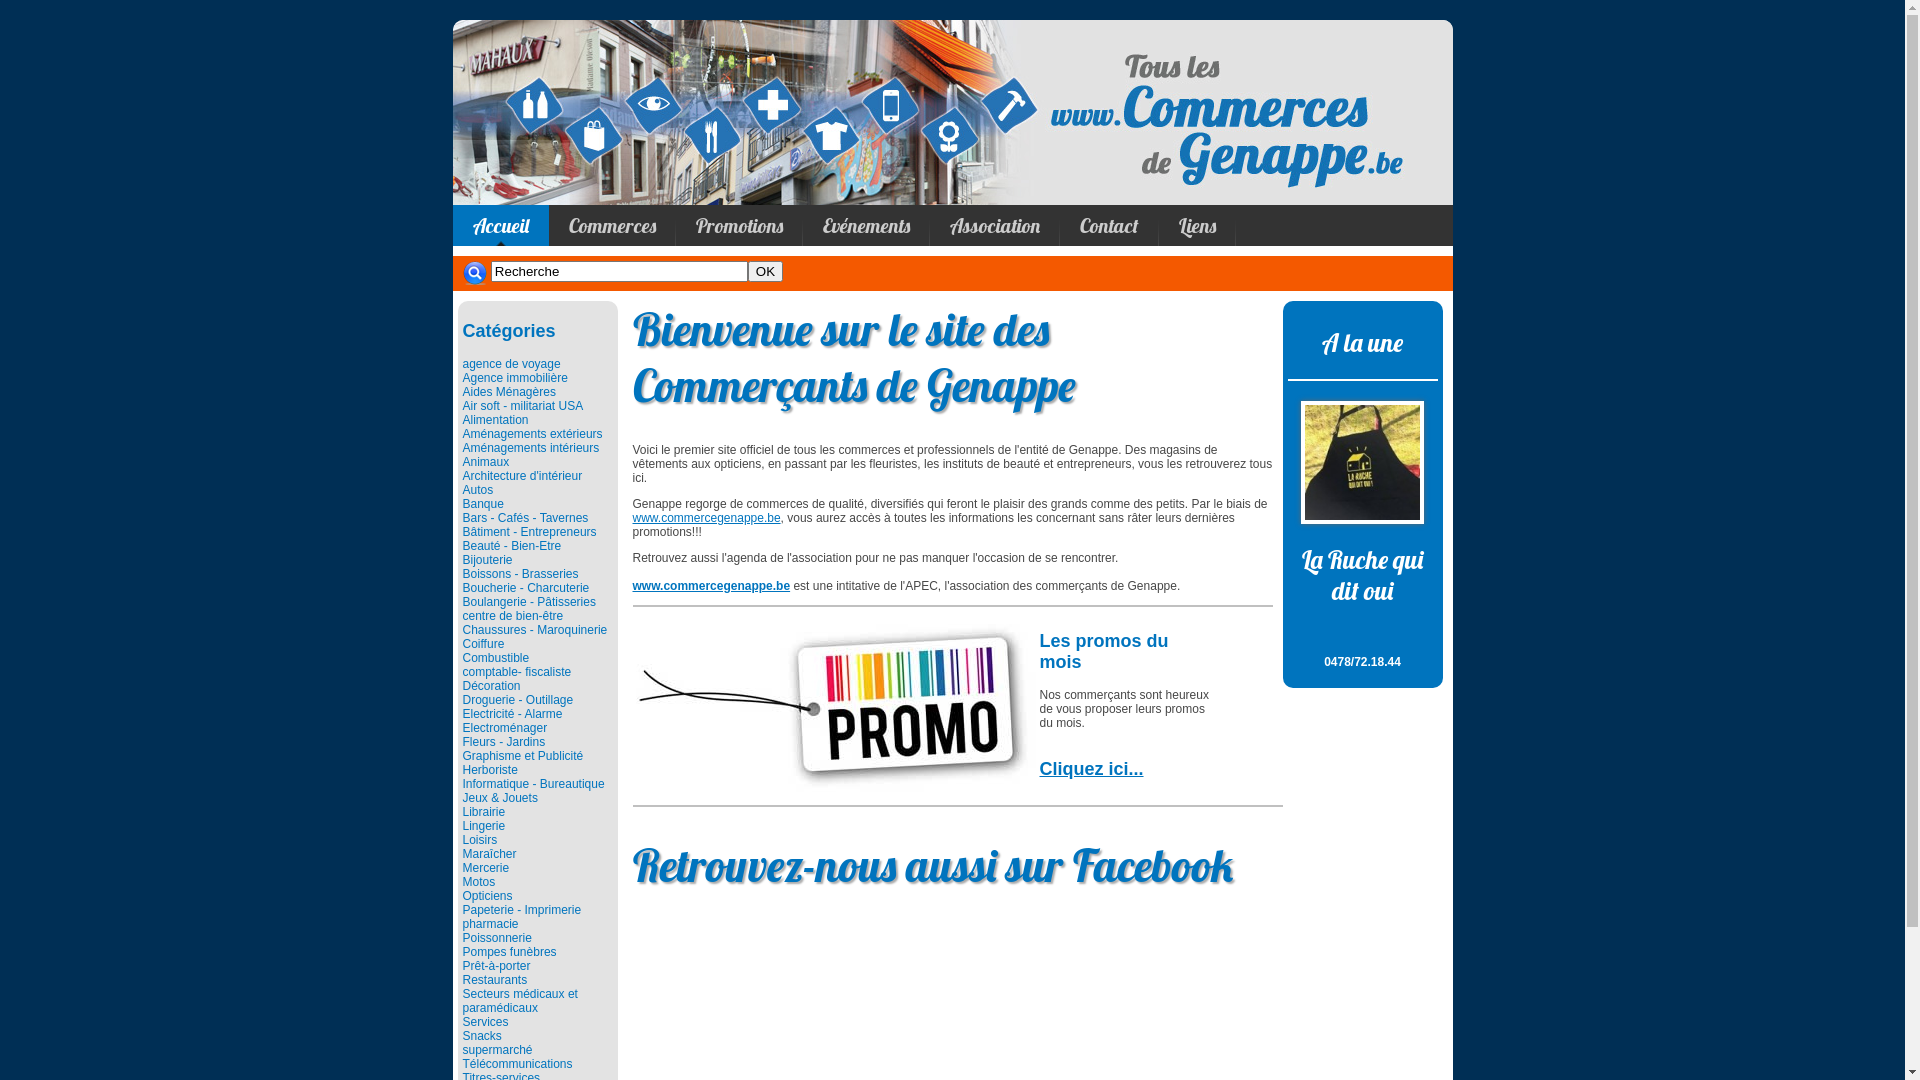 Image resolution: width=1920 pixels, height=1080 pixels. What do you see at coordinates (499, 797) in the screenshot?
I see `'Jeux & Jouets'` at bounding box center [499, 797].